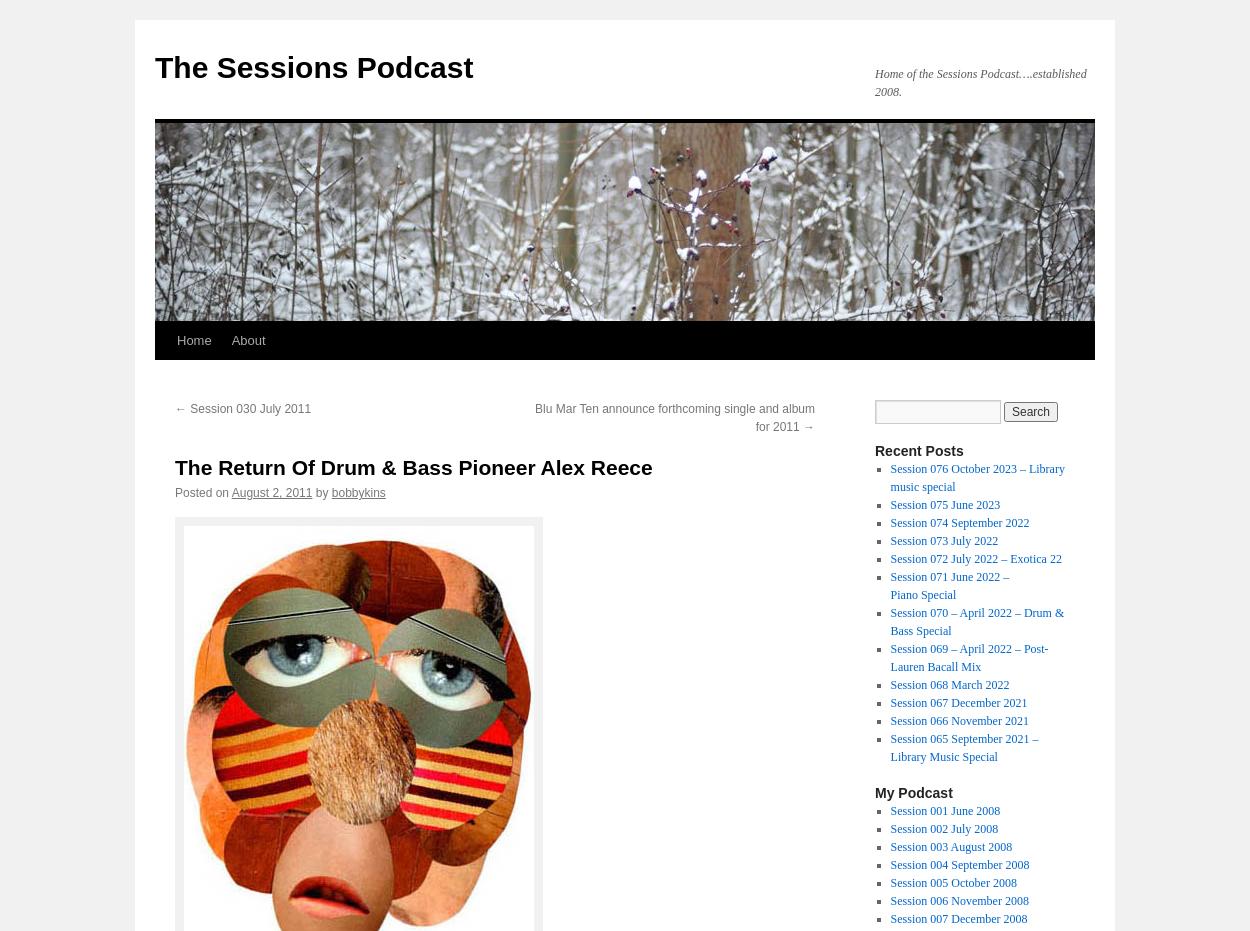 The image size is (1250, 931). Describe the element at coordinates (230, 492) in the screenshot. I see `'August 2, 2011'` at that location.